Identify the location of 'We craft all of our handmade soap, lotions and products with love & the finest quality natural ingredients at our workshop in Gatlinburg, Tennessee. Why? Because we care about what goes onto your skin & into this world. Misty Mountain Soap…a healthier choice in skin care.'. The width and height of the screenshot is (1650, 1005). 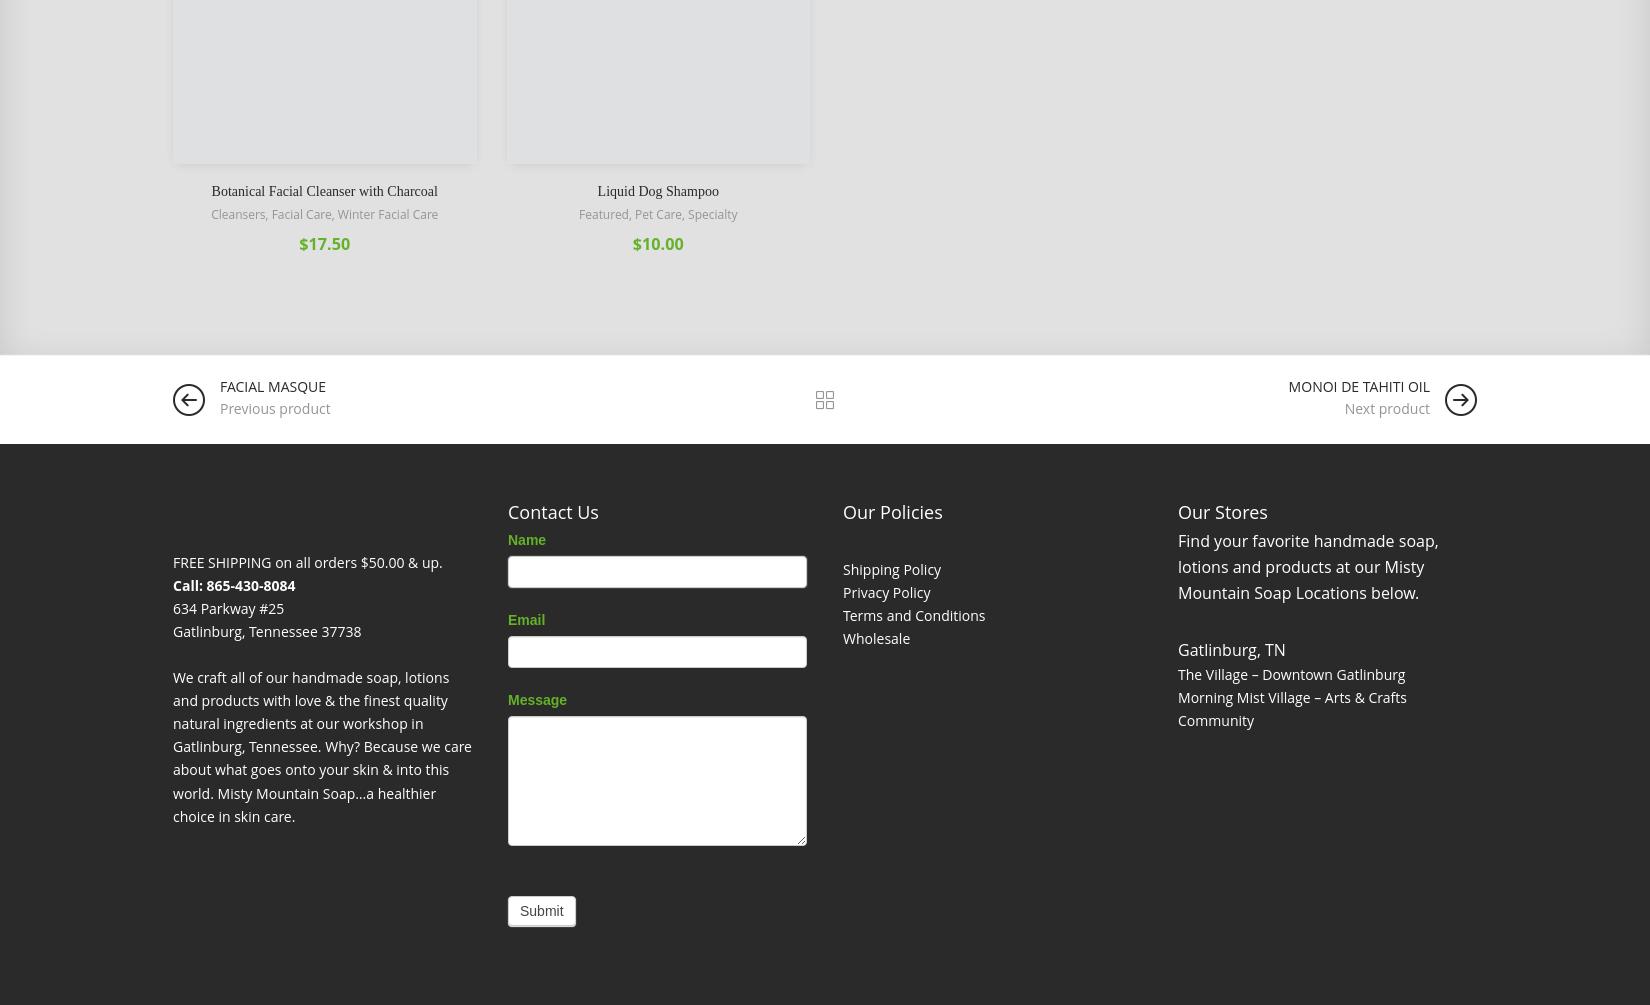
(322, 746).